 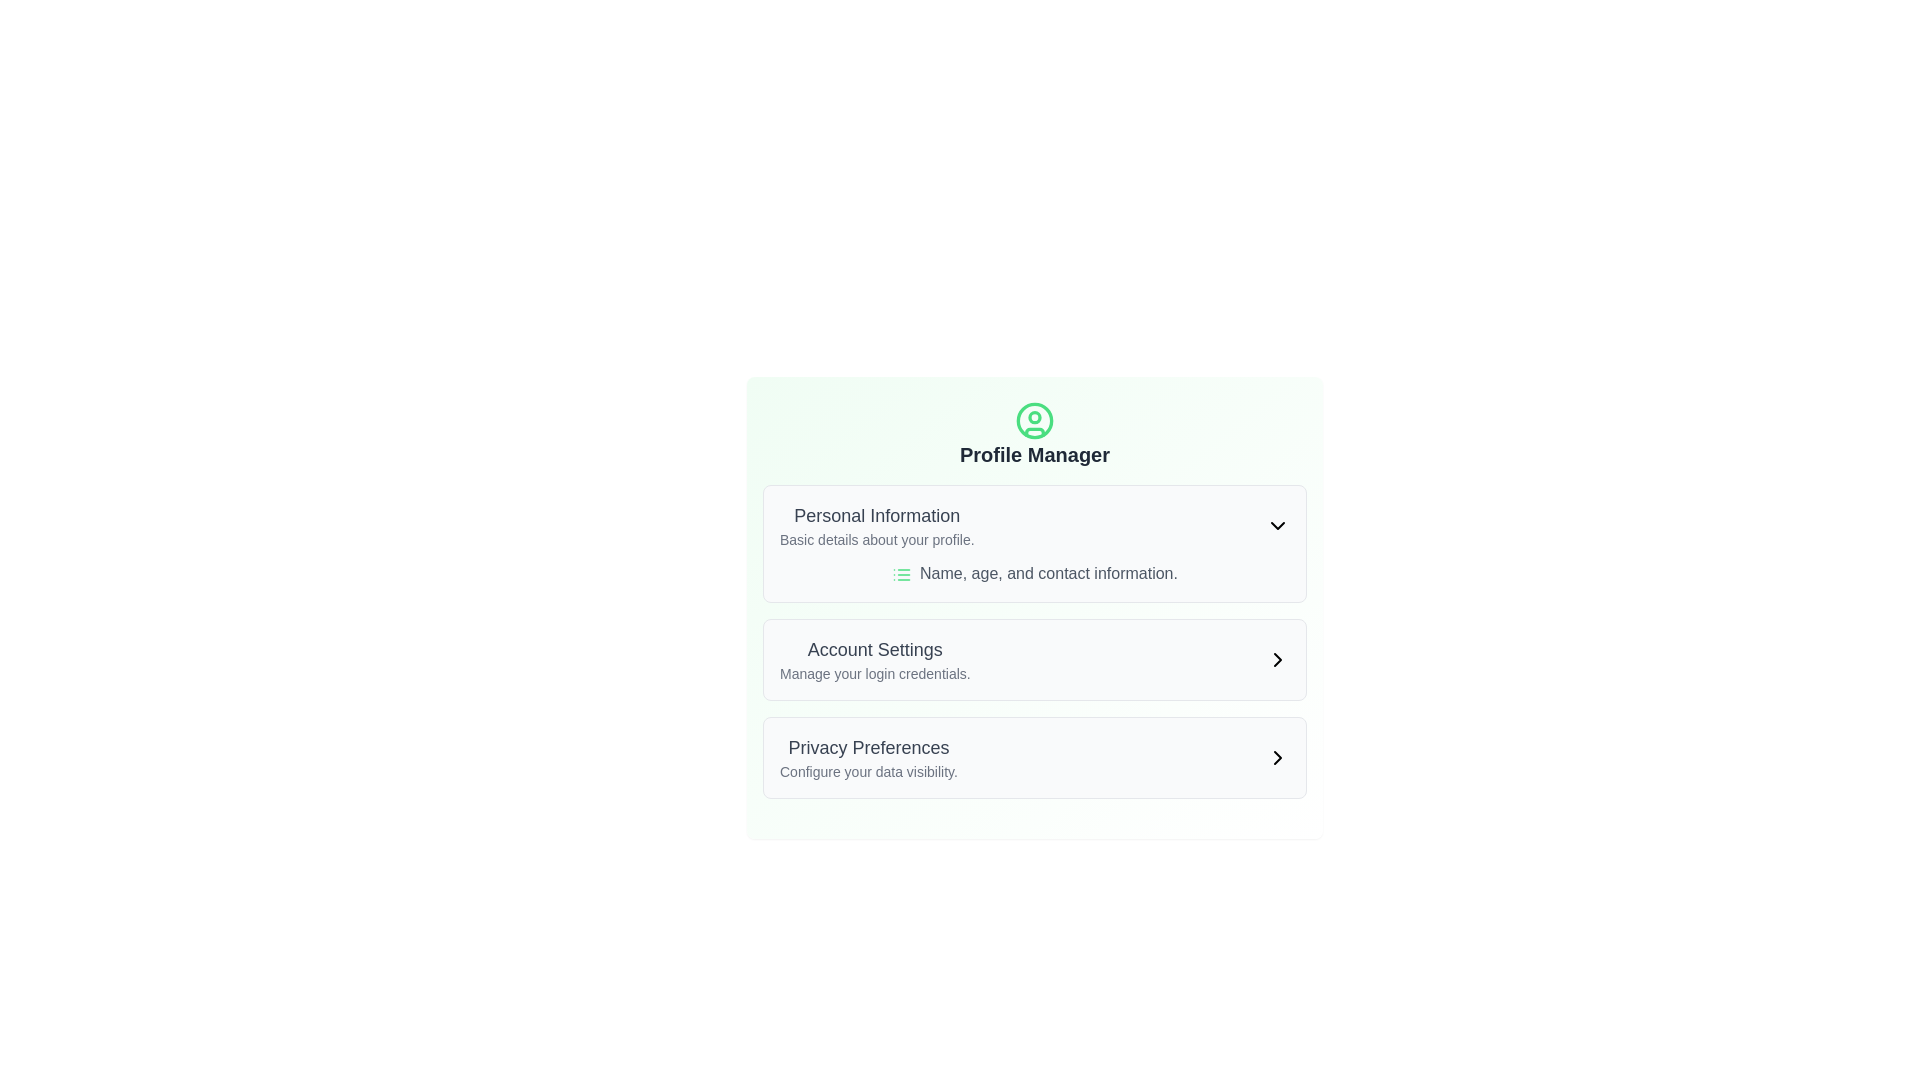 I want to click on the chevron icon located at the far right of the 'Personal Information' section, so click(x=1276, y=524).